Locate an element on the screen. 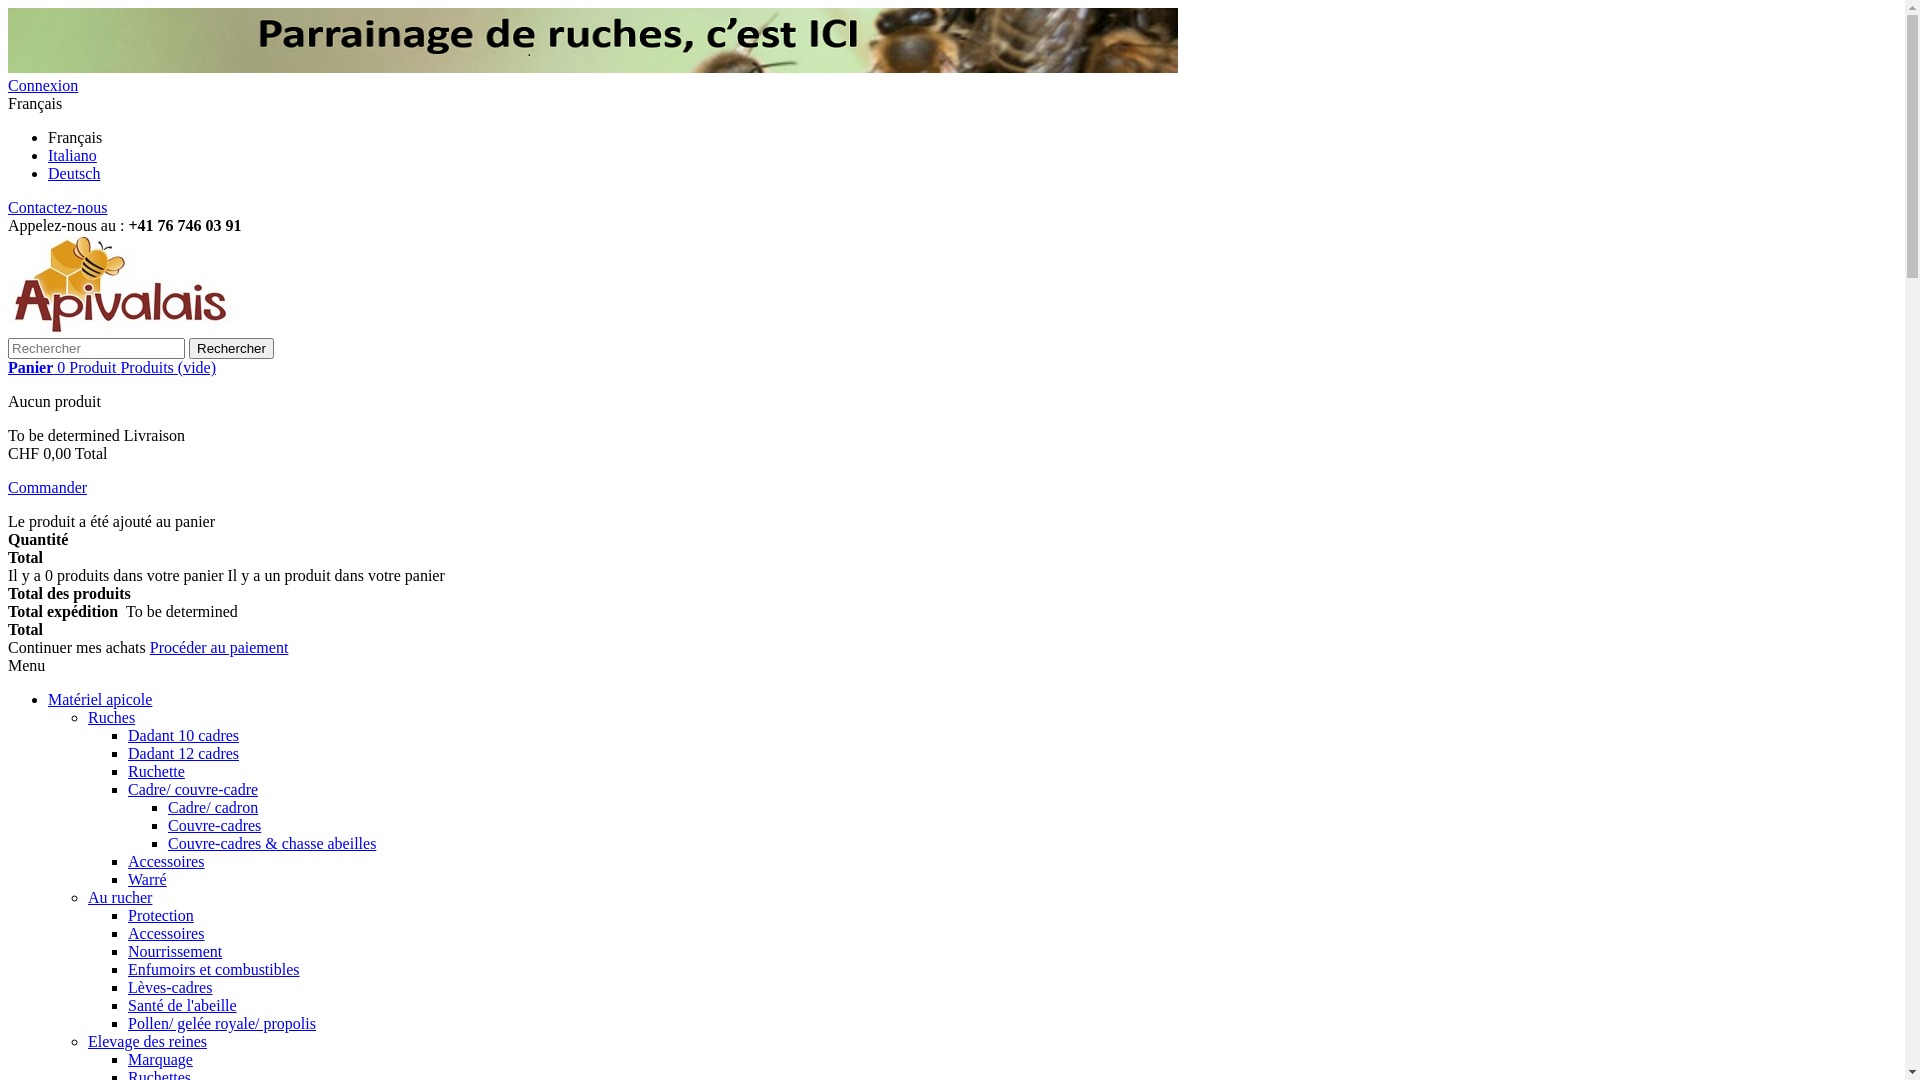 The image size is (1920, 1080). 'Enfumoirs et combustibles' is located at coordinates (214, 968).